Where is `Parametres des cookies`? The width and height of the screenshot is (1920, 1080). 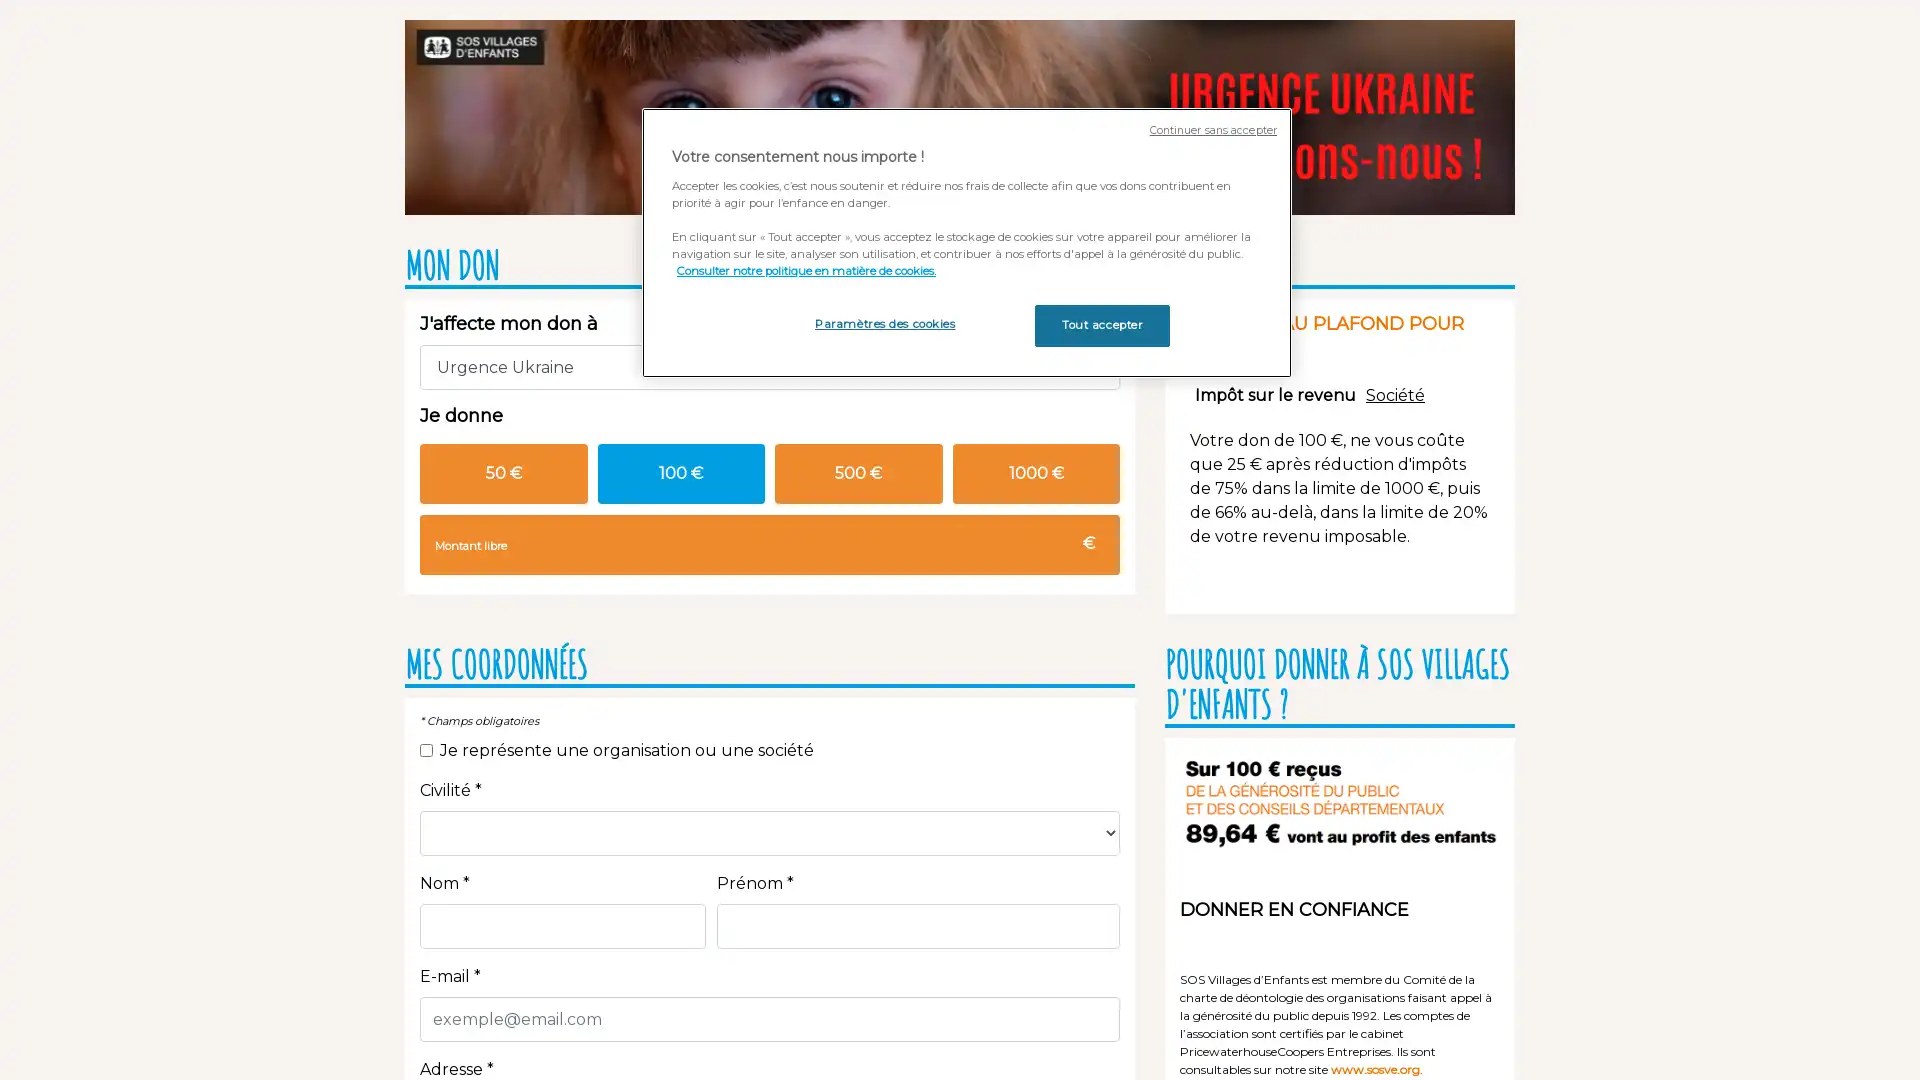 Parametres des cookies is located at coordinates (883, 323).